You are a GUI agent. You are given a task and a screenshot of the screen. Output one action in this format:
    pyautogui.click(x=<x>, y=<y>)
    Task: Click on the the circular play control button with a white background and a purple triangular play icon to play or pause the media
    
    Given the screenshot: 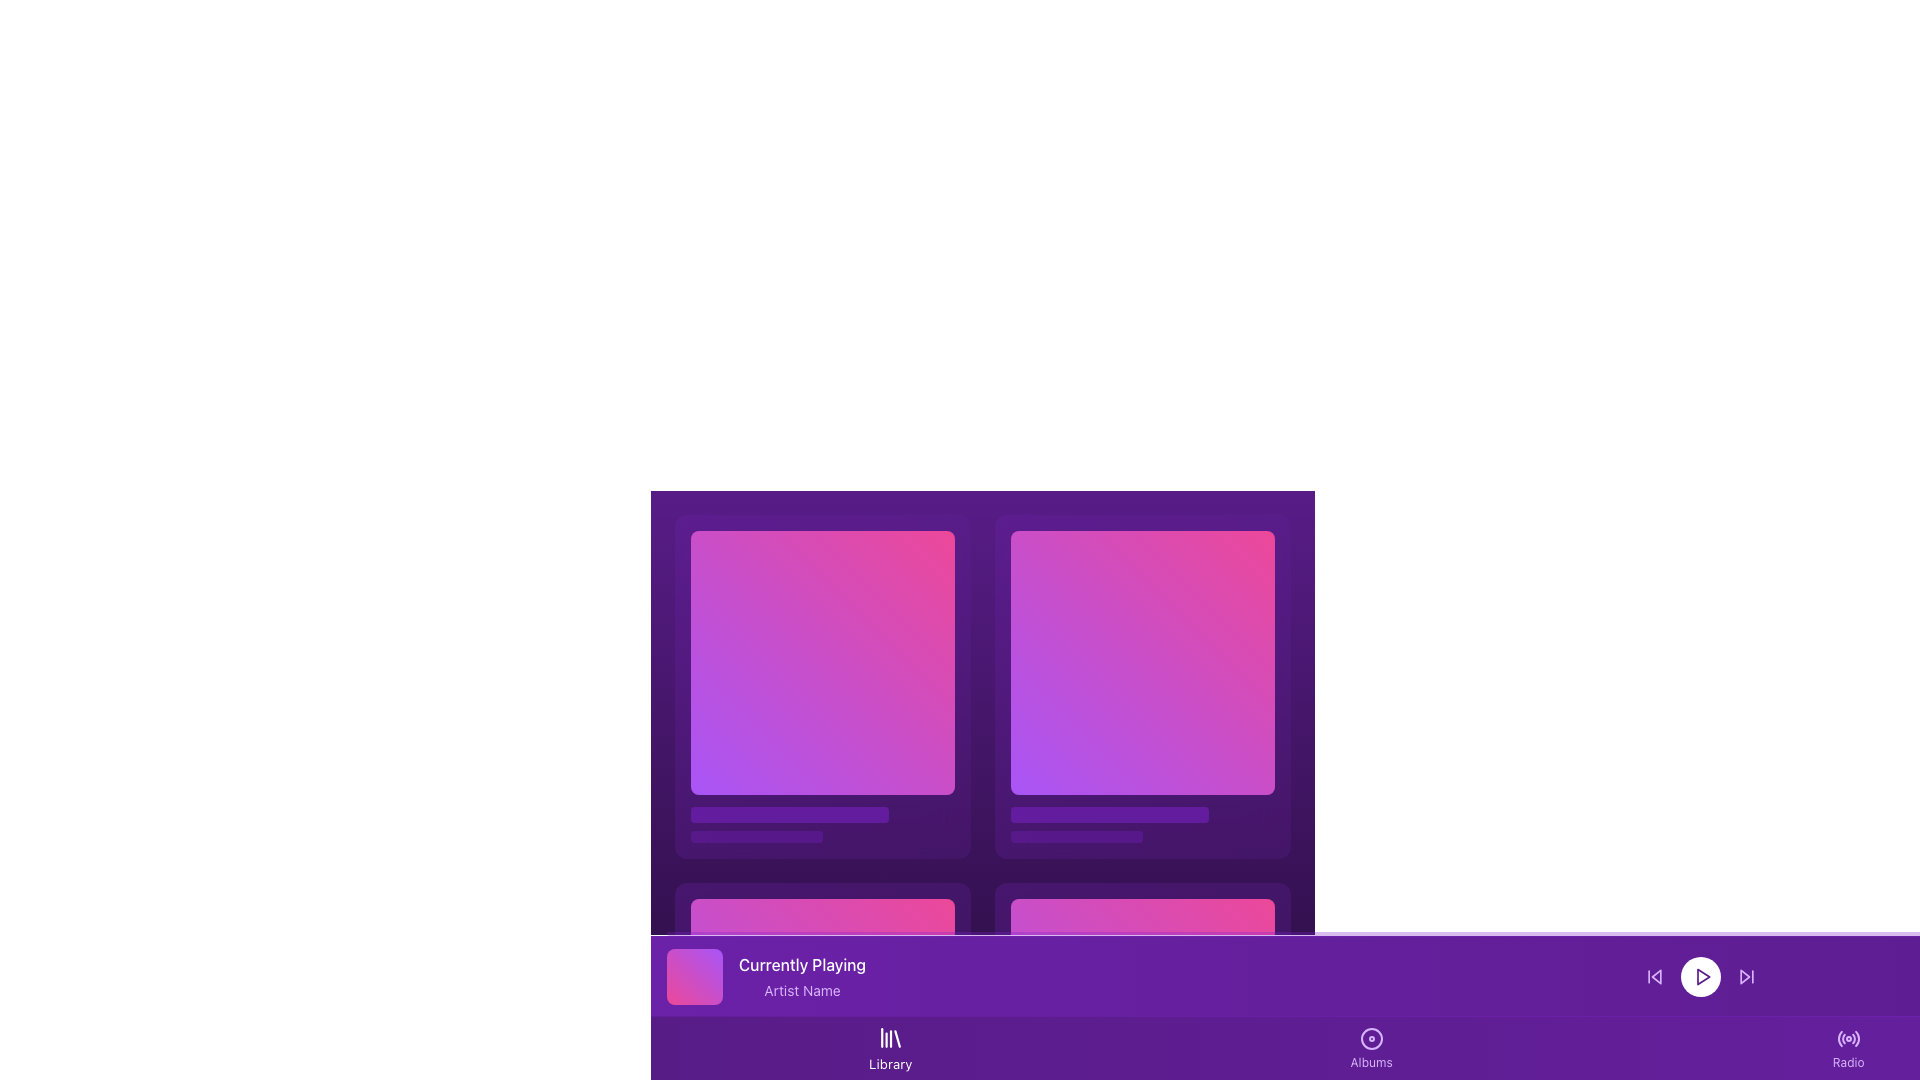 What is the action you would take?
    pyautogui.click(x=1699, y=975)
    